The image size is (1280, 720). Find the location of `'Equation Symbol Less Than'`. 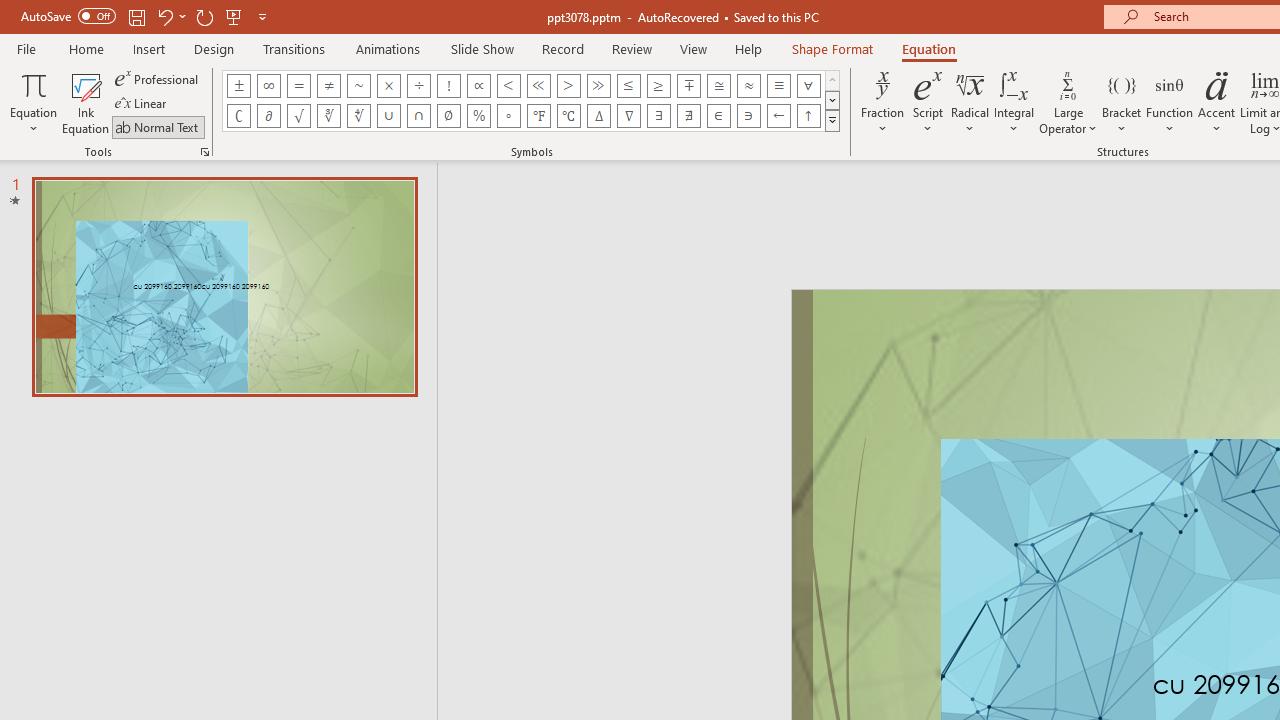

'Equation Symbol Less Than' is located at coordinates (508, 85).